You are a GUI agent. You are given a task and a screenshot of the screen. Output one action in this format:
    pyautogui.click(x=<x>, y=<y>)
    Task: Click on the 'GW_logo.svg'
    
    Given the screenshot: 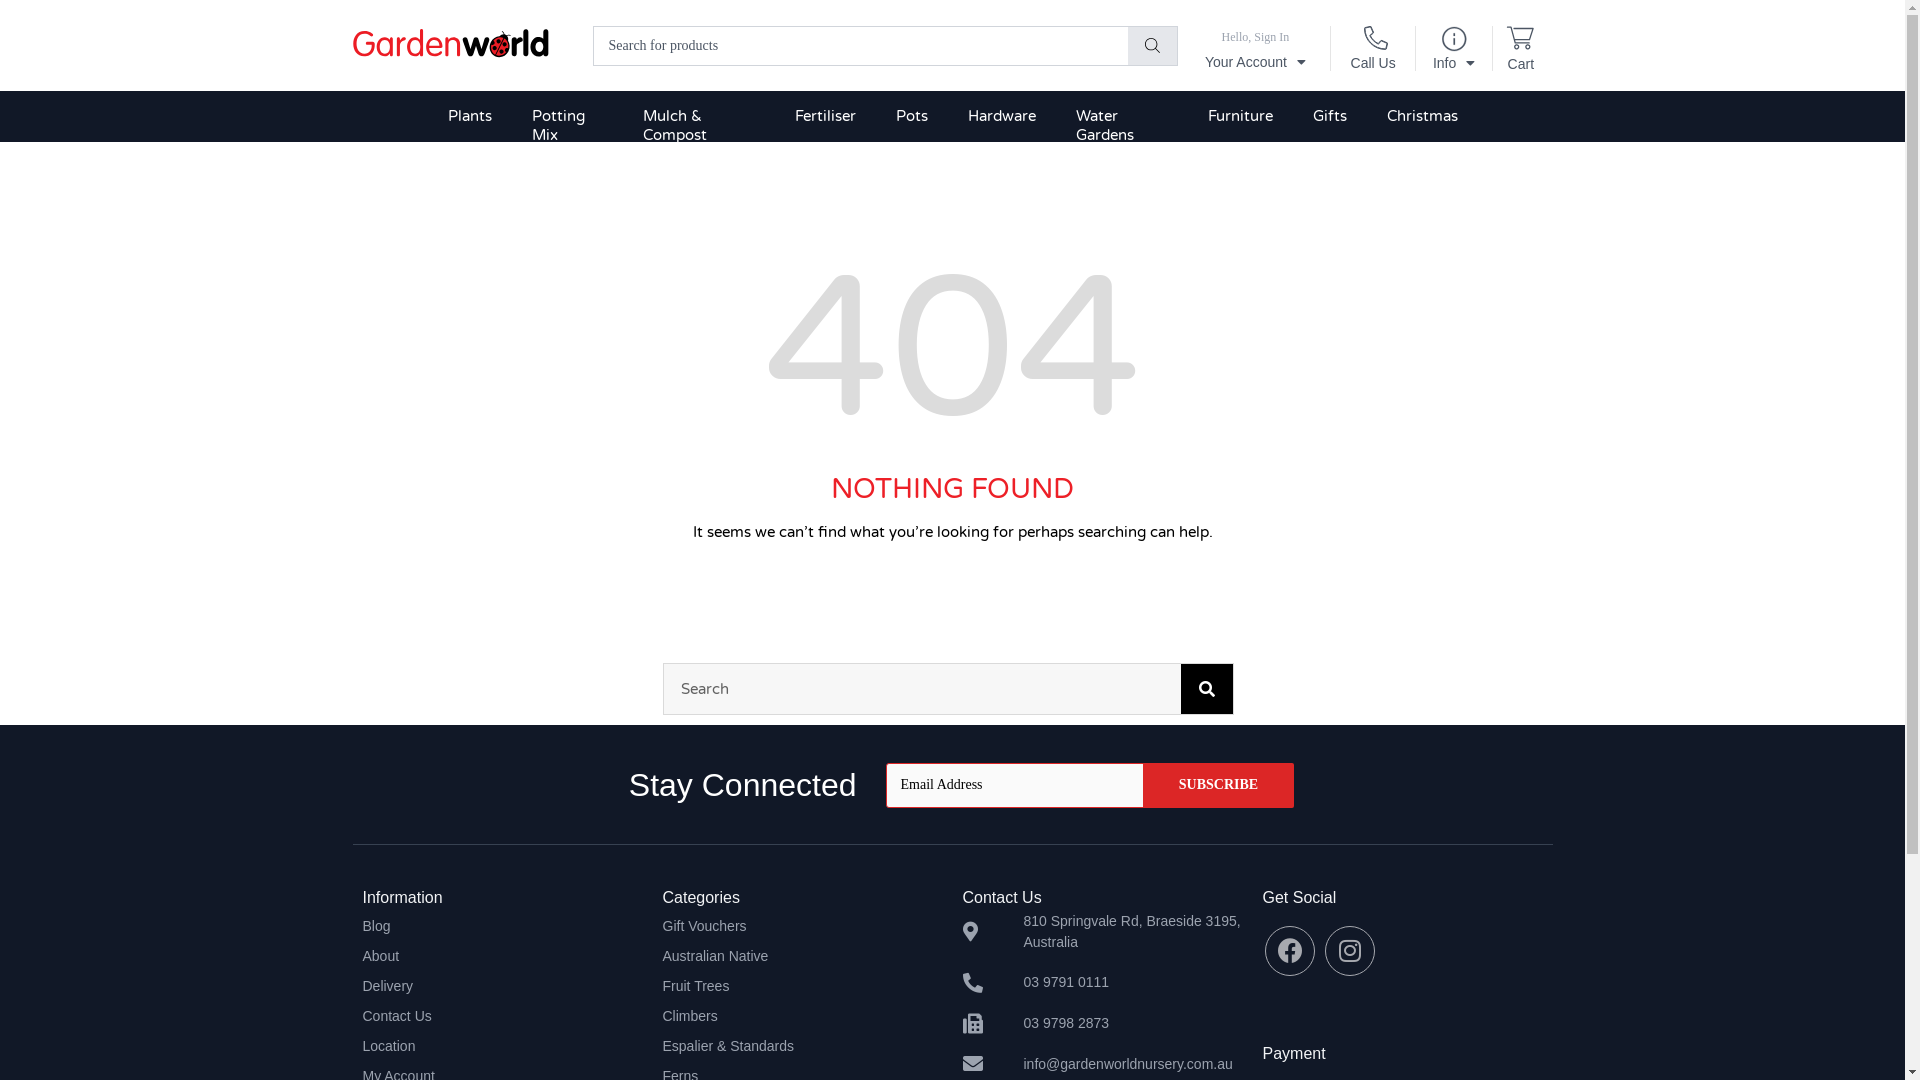 What is the action you would take?
    pyautogui.click(x=449, y=44)
    